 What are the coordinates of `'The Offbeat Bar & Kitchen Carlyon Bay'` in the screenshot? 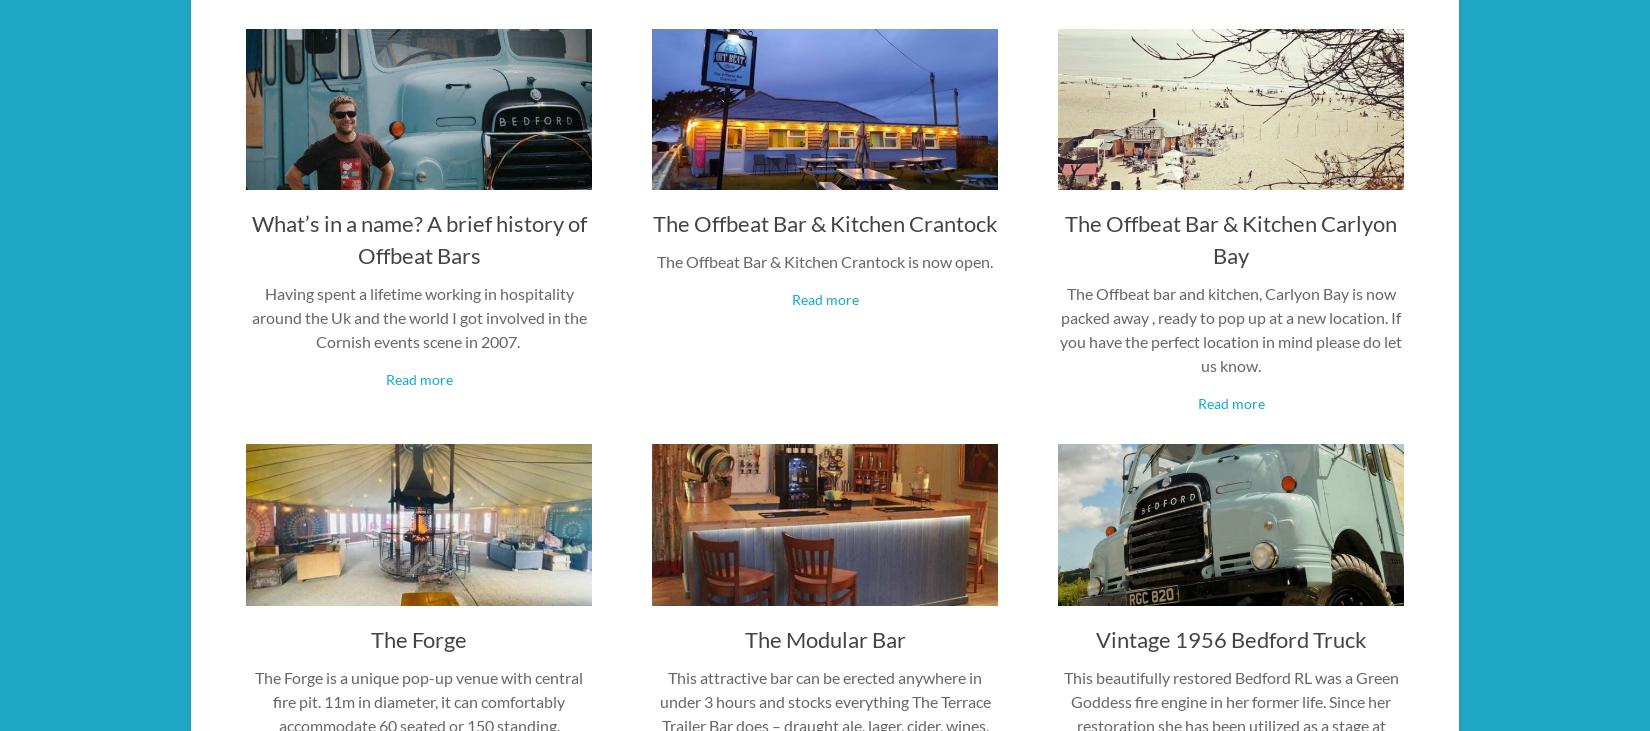 It's located at (1231, 239).